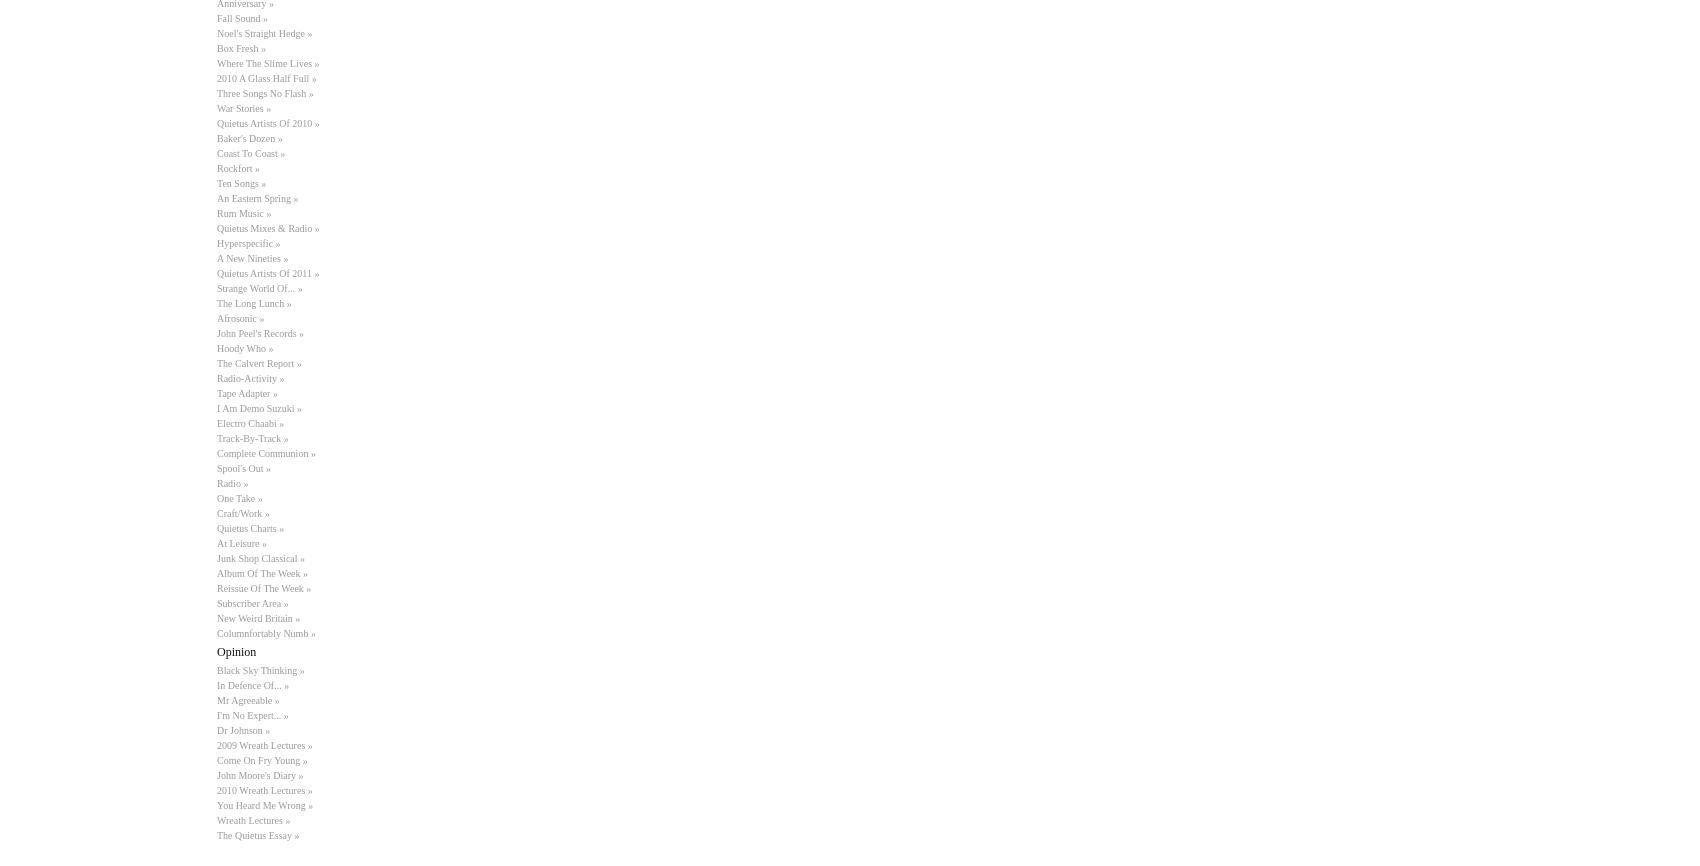 The width and height of the screenshot is (1700, 866). I want to click on 'Where The Slime Lives »', so click(267, 63).